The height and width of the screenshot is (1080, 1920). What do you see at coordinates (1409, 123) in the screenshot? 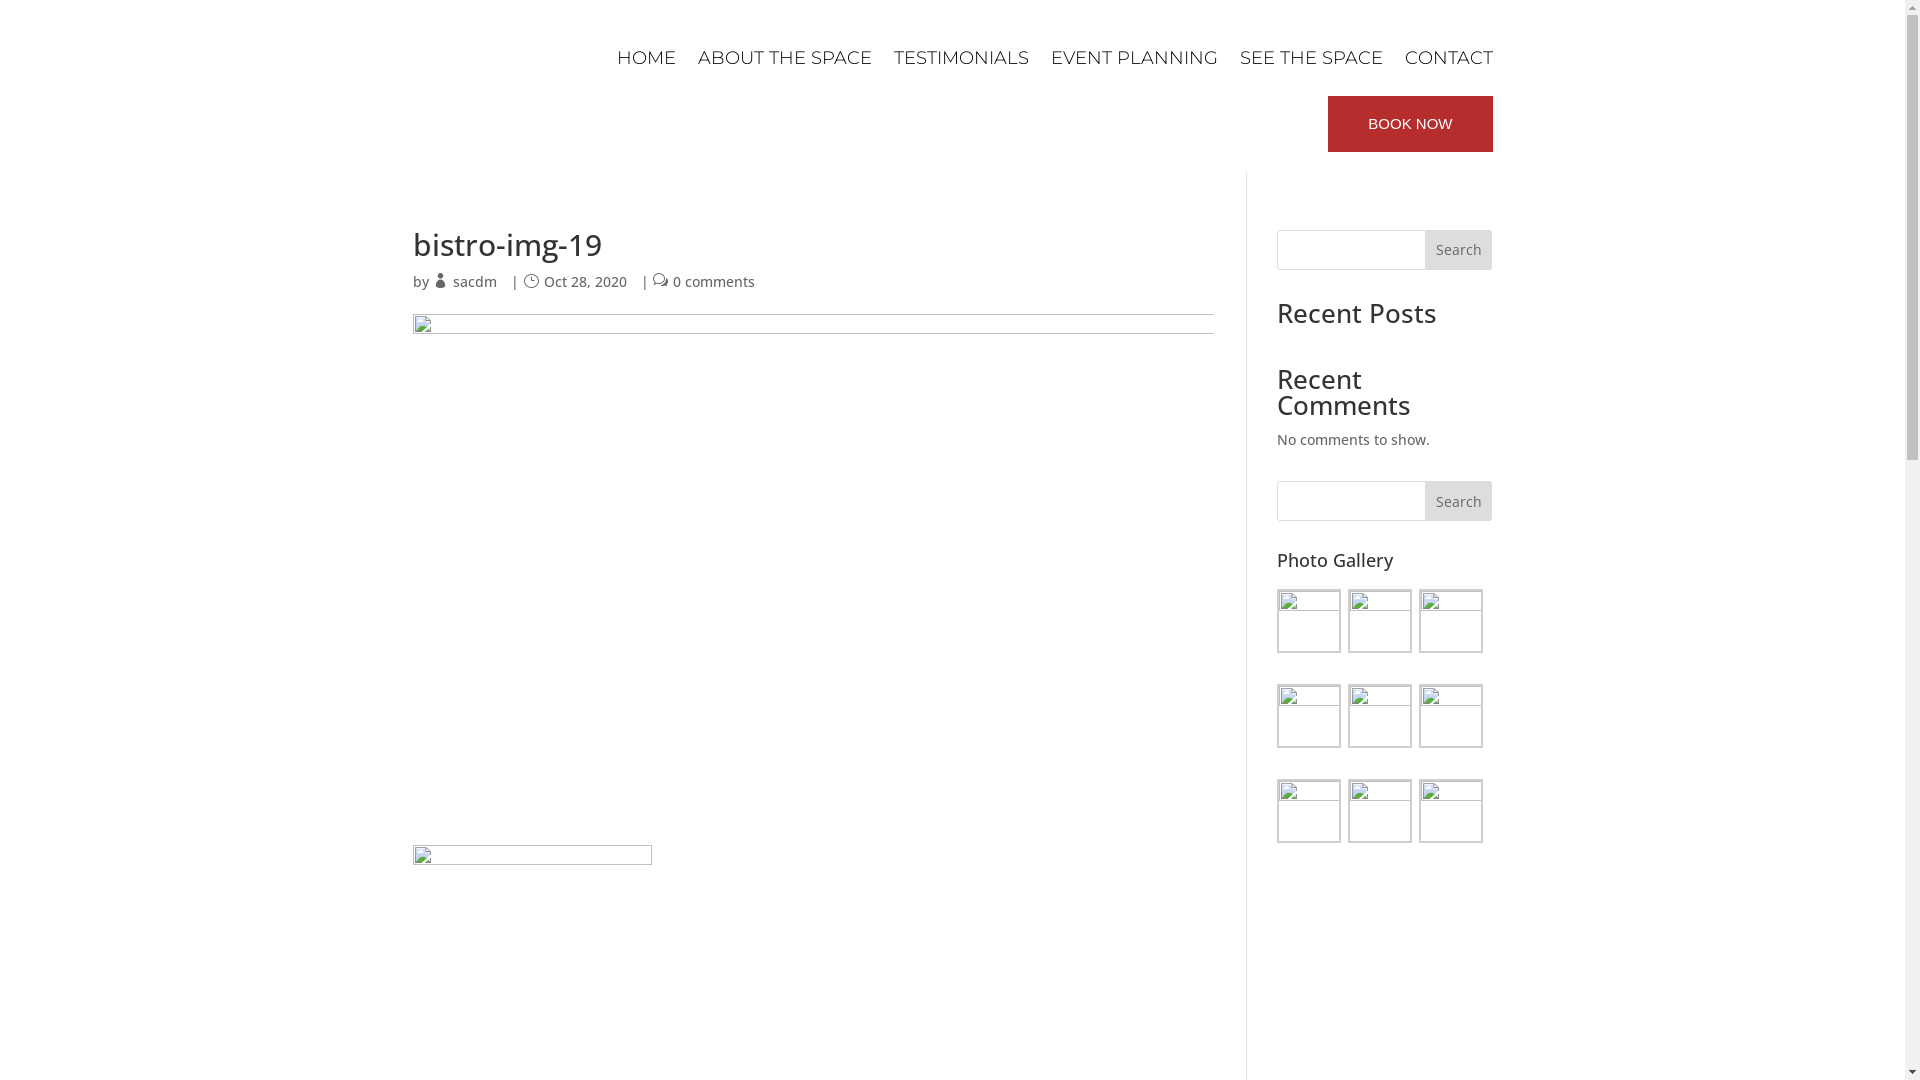
I see `'BOOK NOW'` at bounding box center [1409, 123].